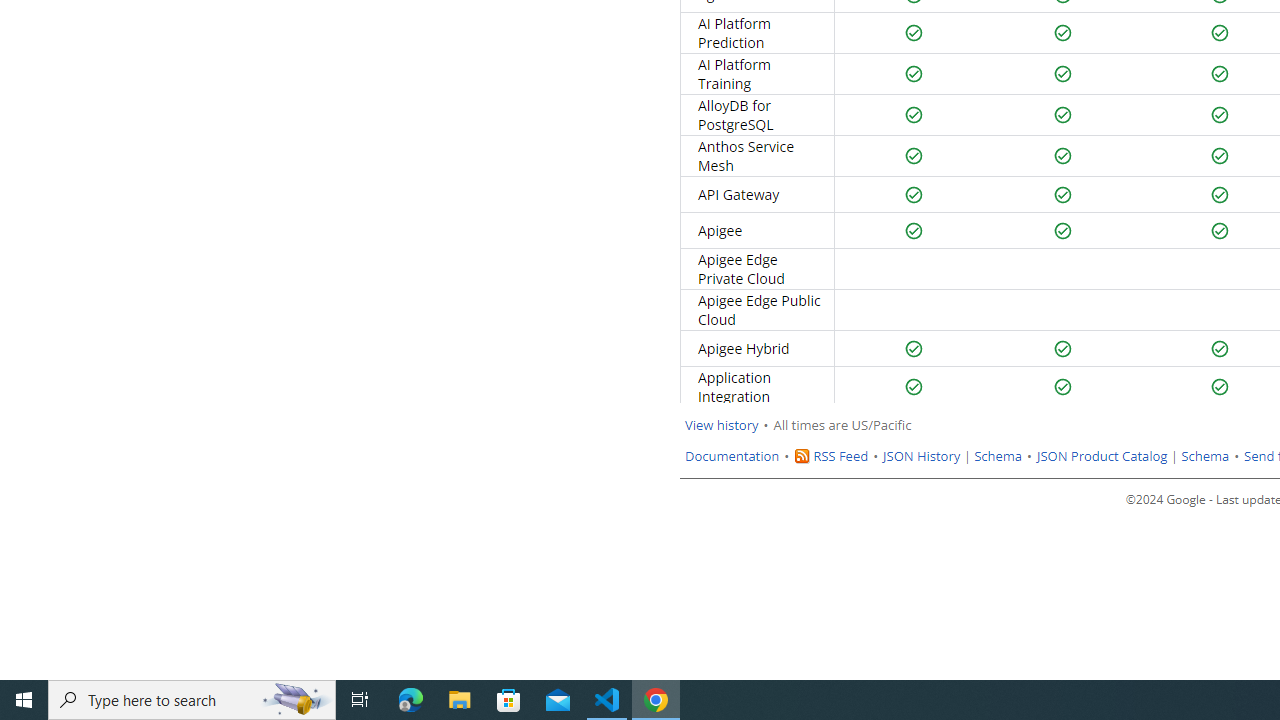 This screenshot has width=1280, height=720. Describe the element at coordinates (840, 456) in the screenshot. I see `'RSS Feed'` at that location.